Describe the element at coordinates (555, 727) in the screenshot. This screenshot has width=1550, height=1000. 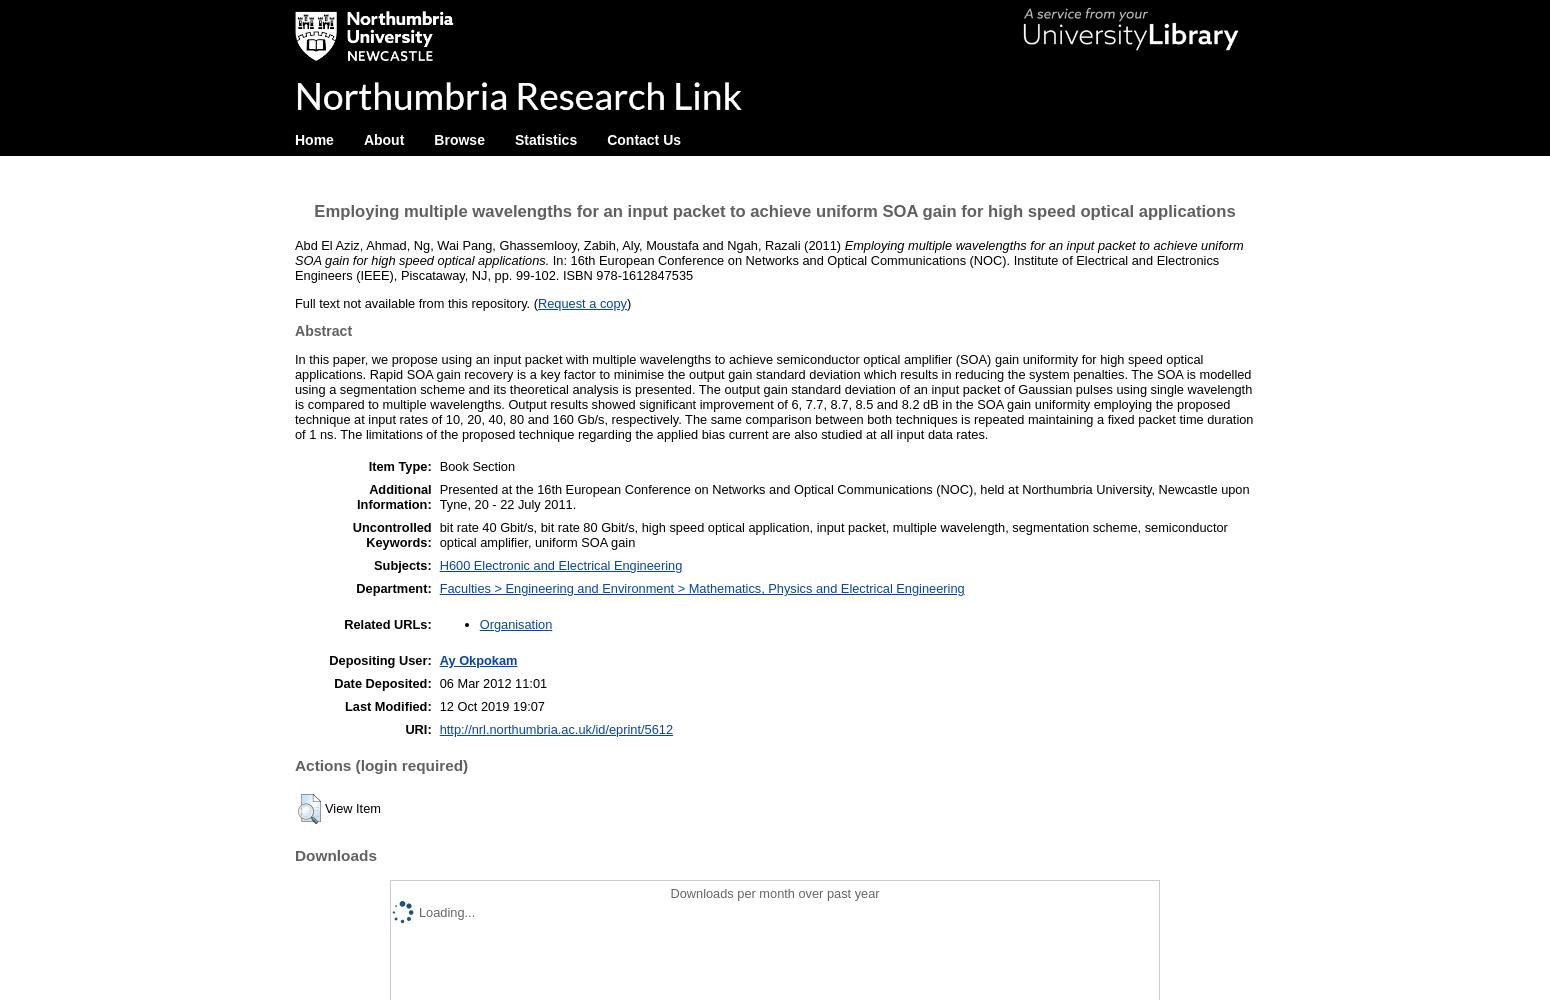
I see `'http://nrl.northumbria.ac.uk/id/eprint/5612'` at that location.